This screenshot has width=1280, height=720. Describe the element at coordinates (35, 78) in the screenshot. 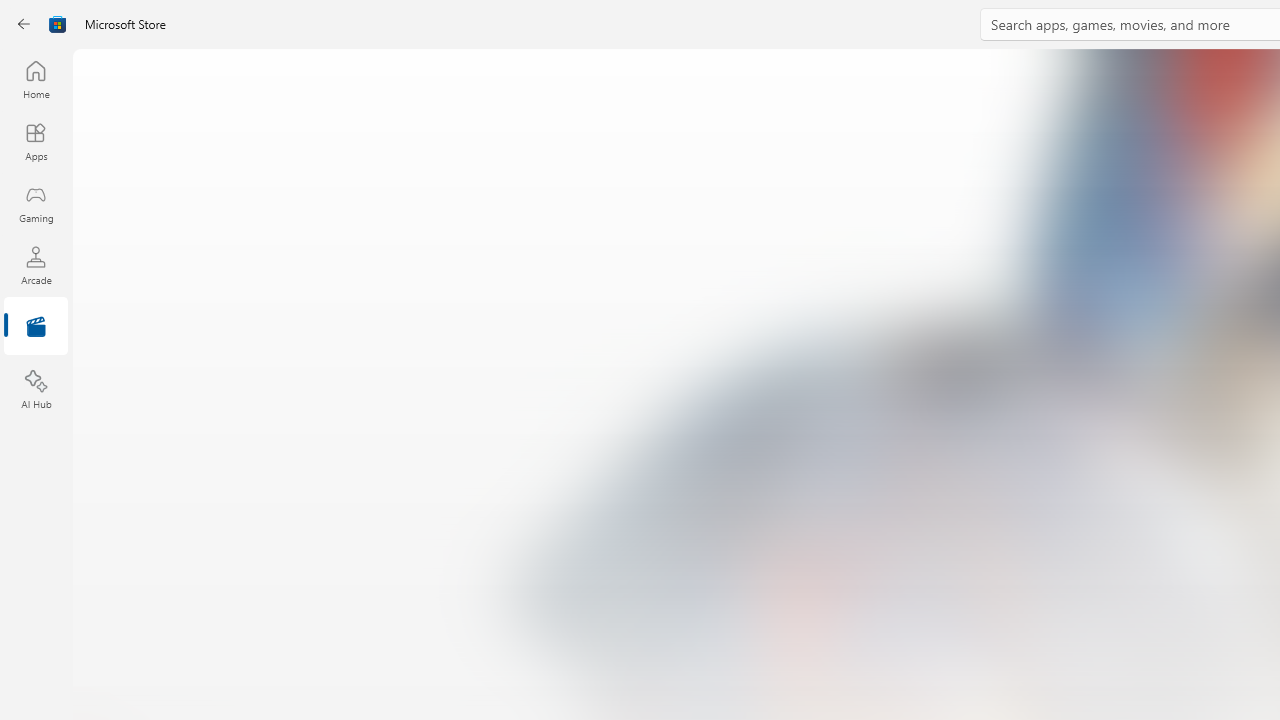

I see `'Home'` at that location.